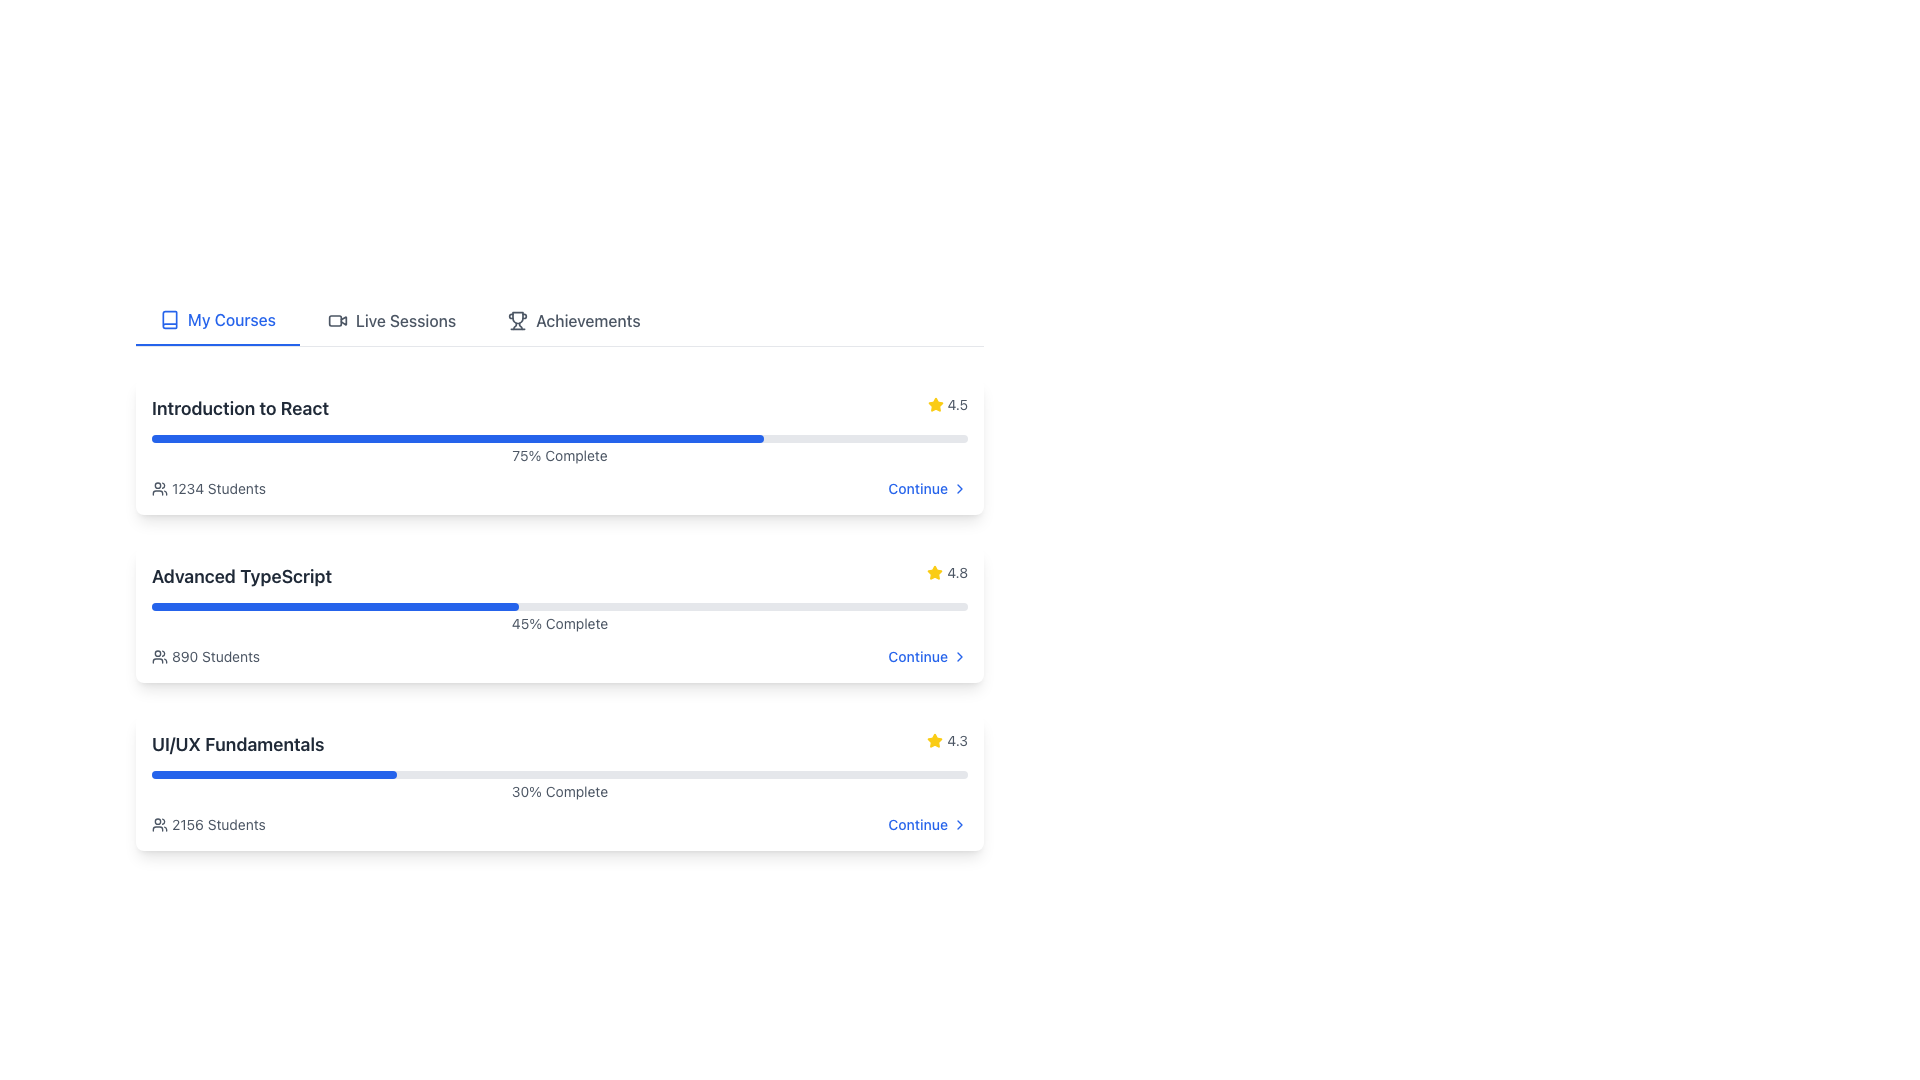 This screenshot has height=1080, width=1920. I want to click on text of the Informative Label displaying '2156 Students', which is located in the bottom-most course section titled 'UI/UX Fundamentals', so click(208, 825).